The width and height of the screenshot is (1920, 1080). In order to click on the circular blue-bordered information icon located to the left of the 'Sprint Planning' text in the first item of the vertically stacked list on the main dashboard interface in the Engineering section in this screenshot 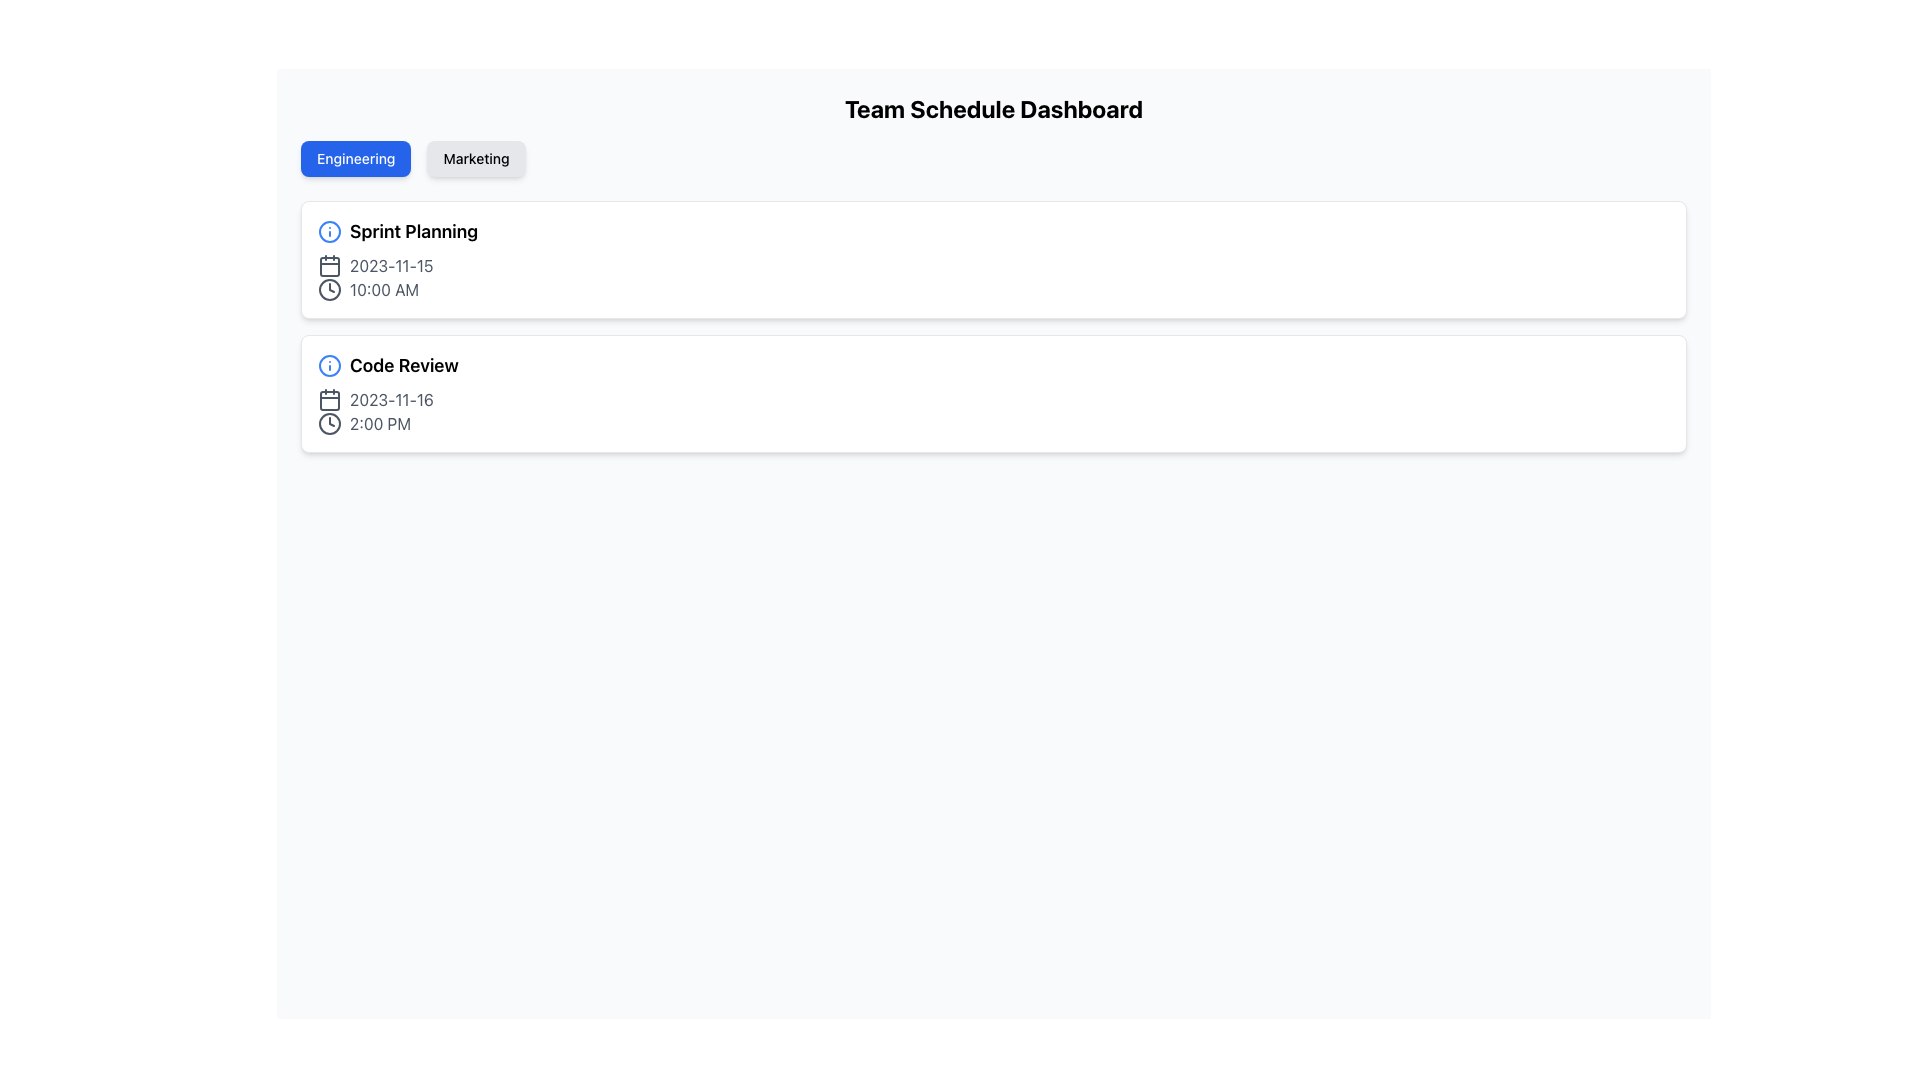, I will do `click(330, 230)`.